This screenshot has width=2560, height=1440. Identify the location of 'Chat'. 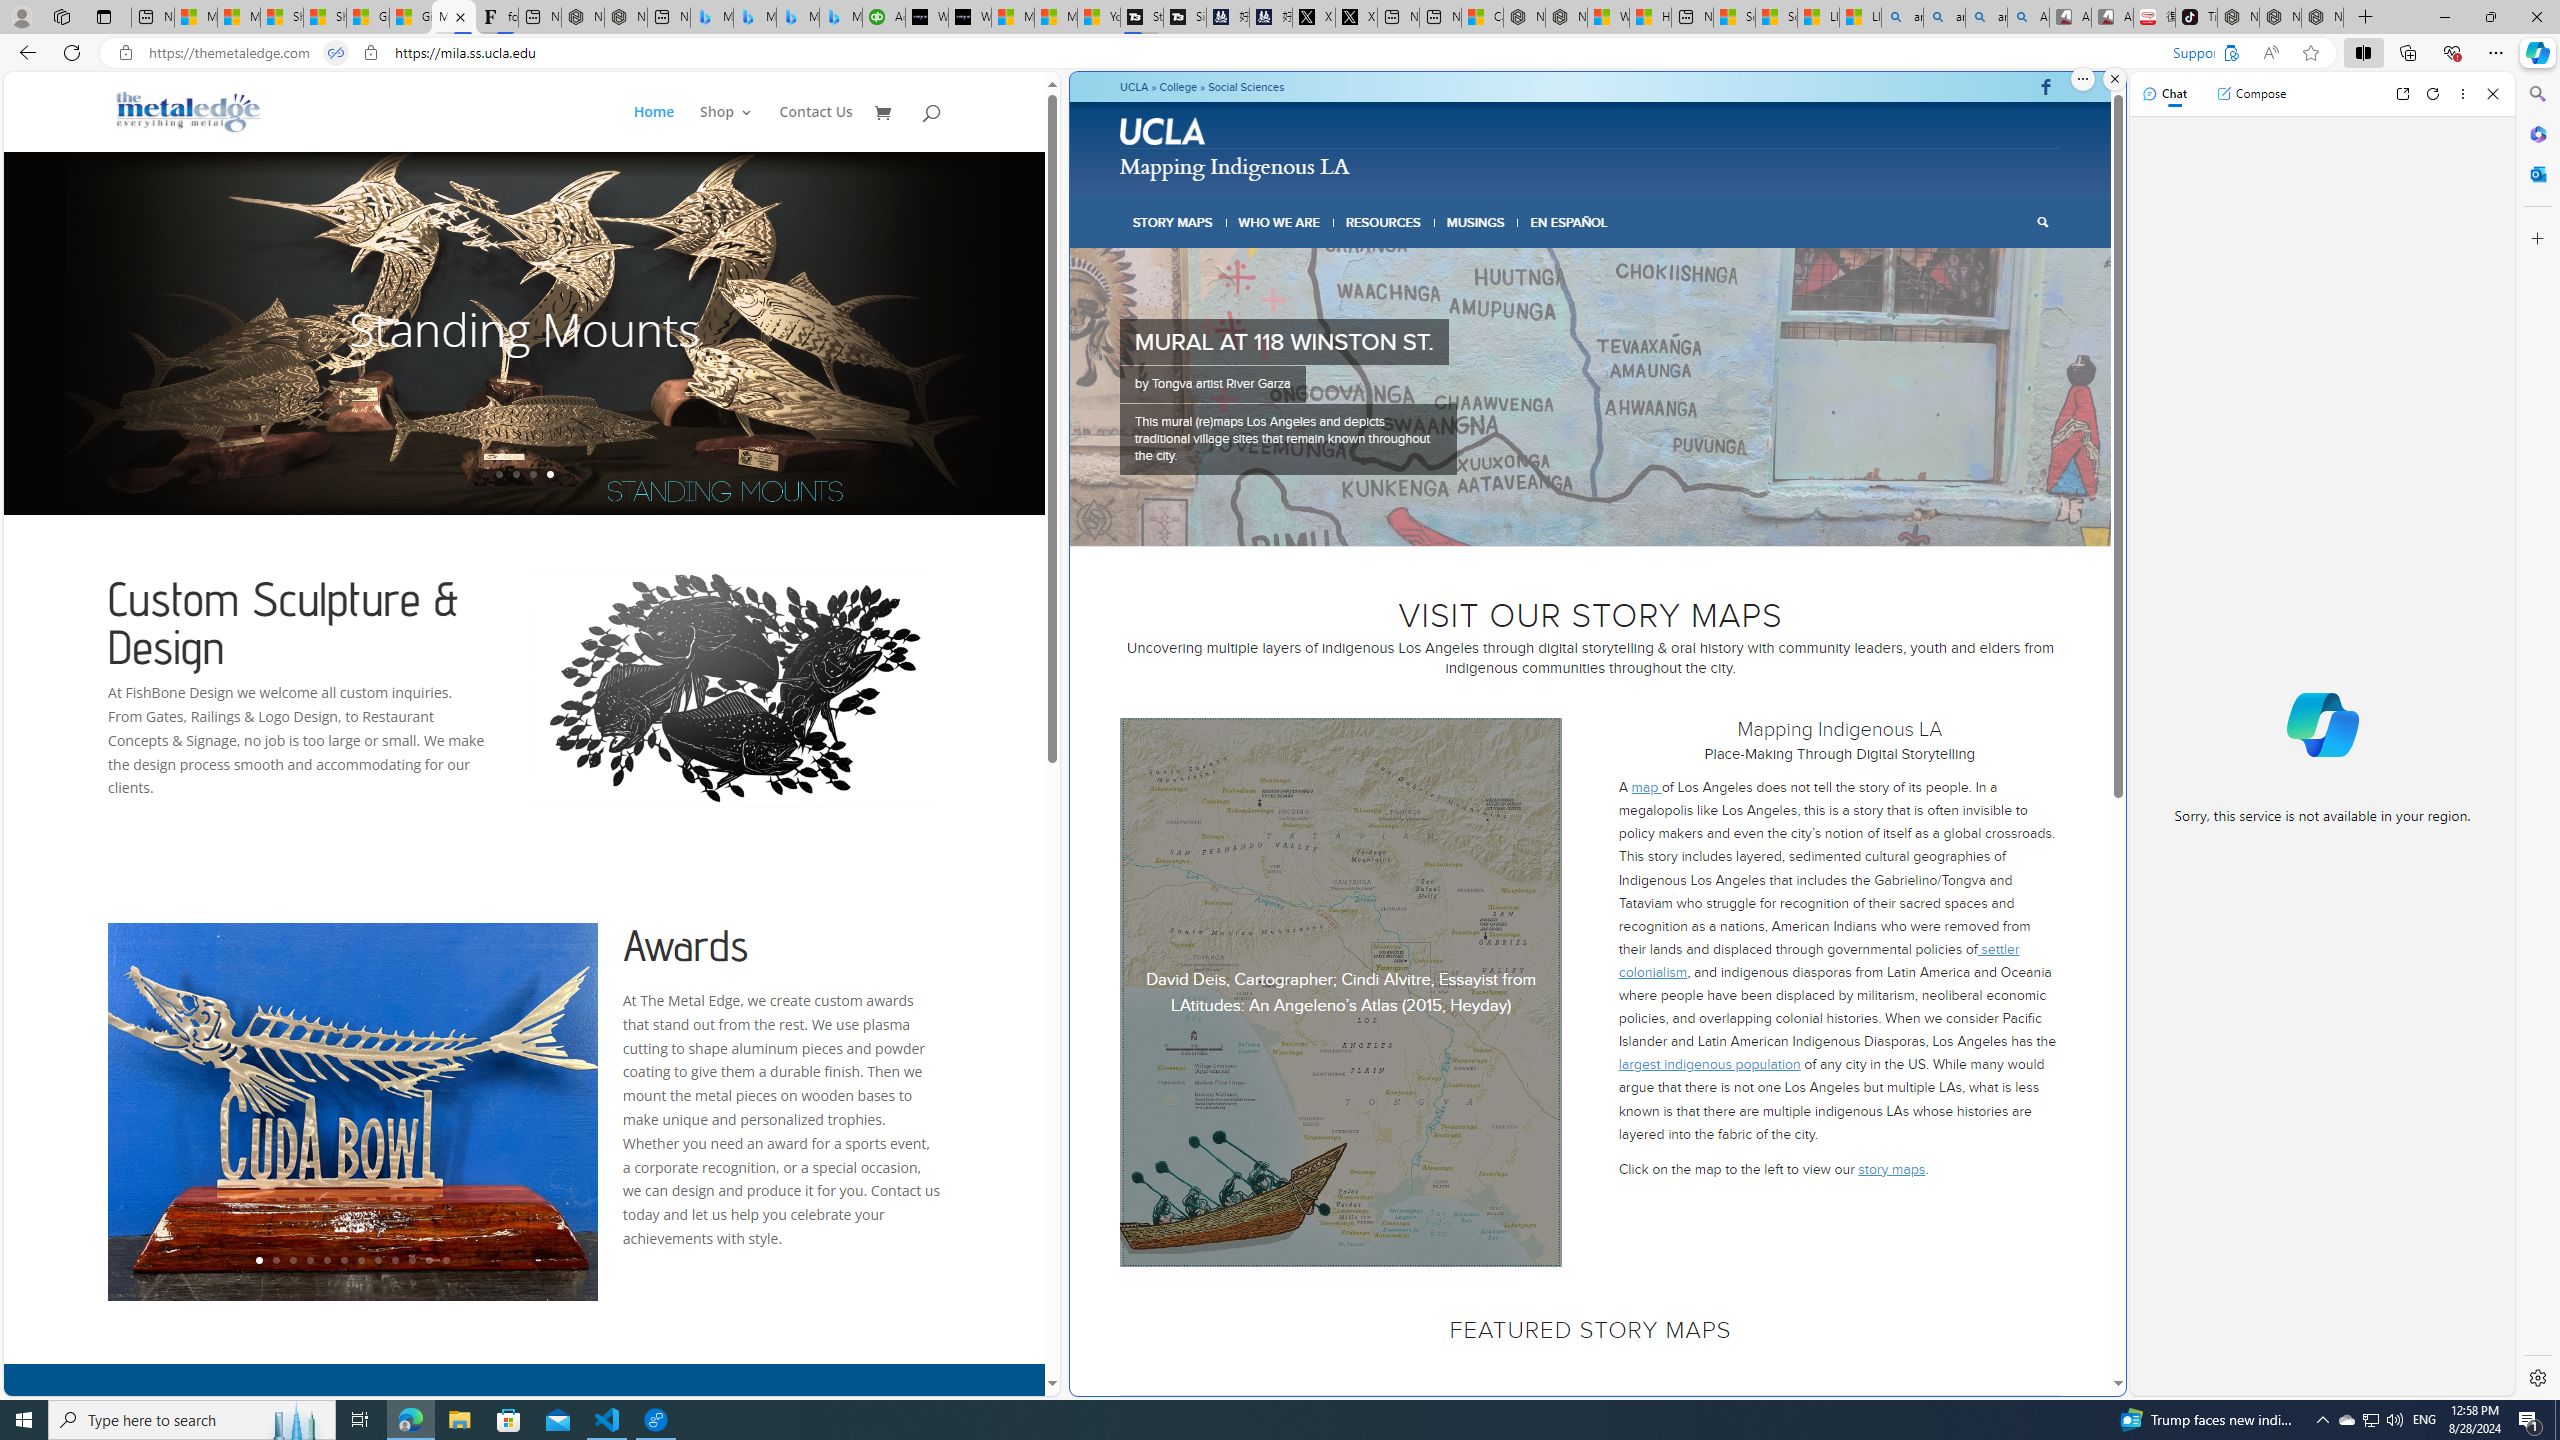
(2164, 92).